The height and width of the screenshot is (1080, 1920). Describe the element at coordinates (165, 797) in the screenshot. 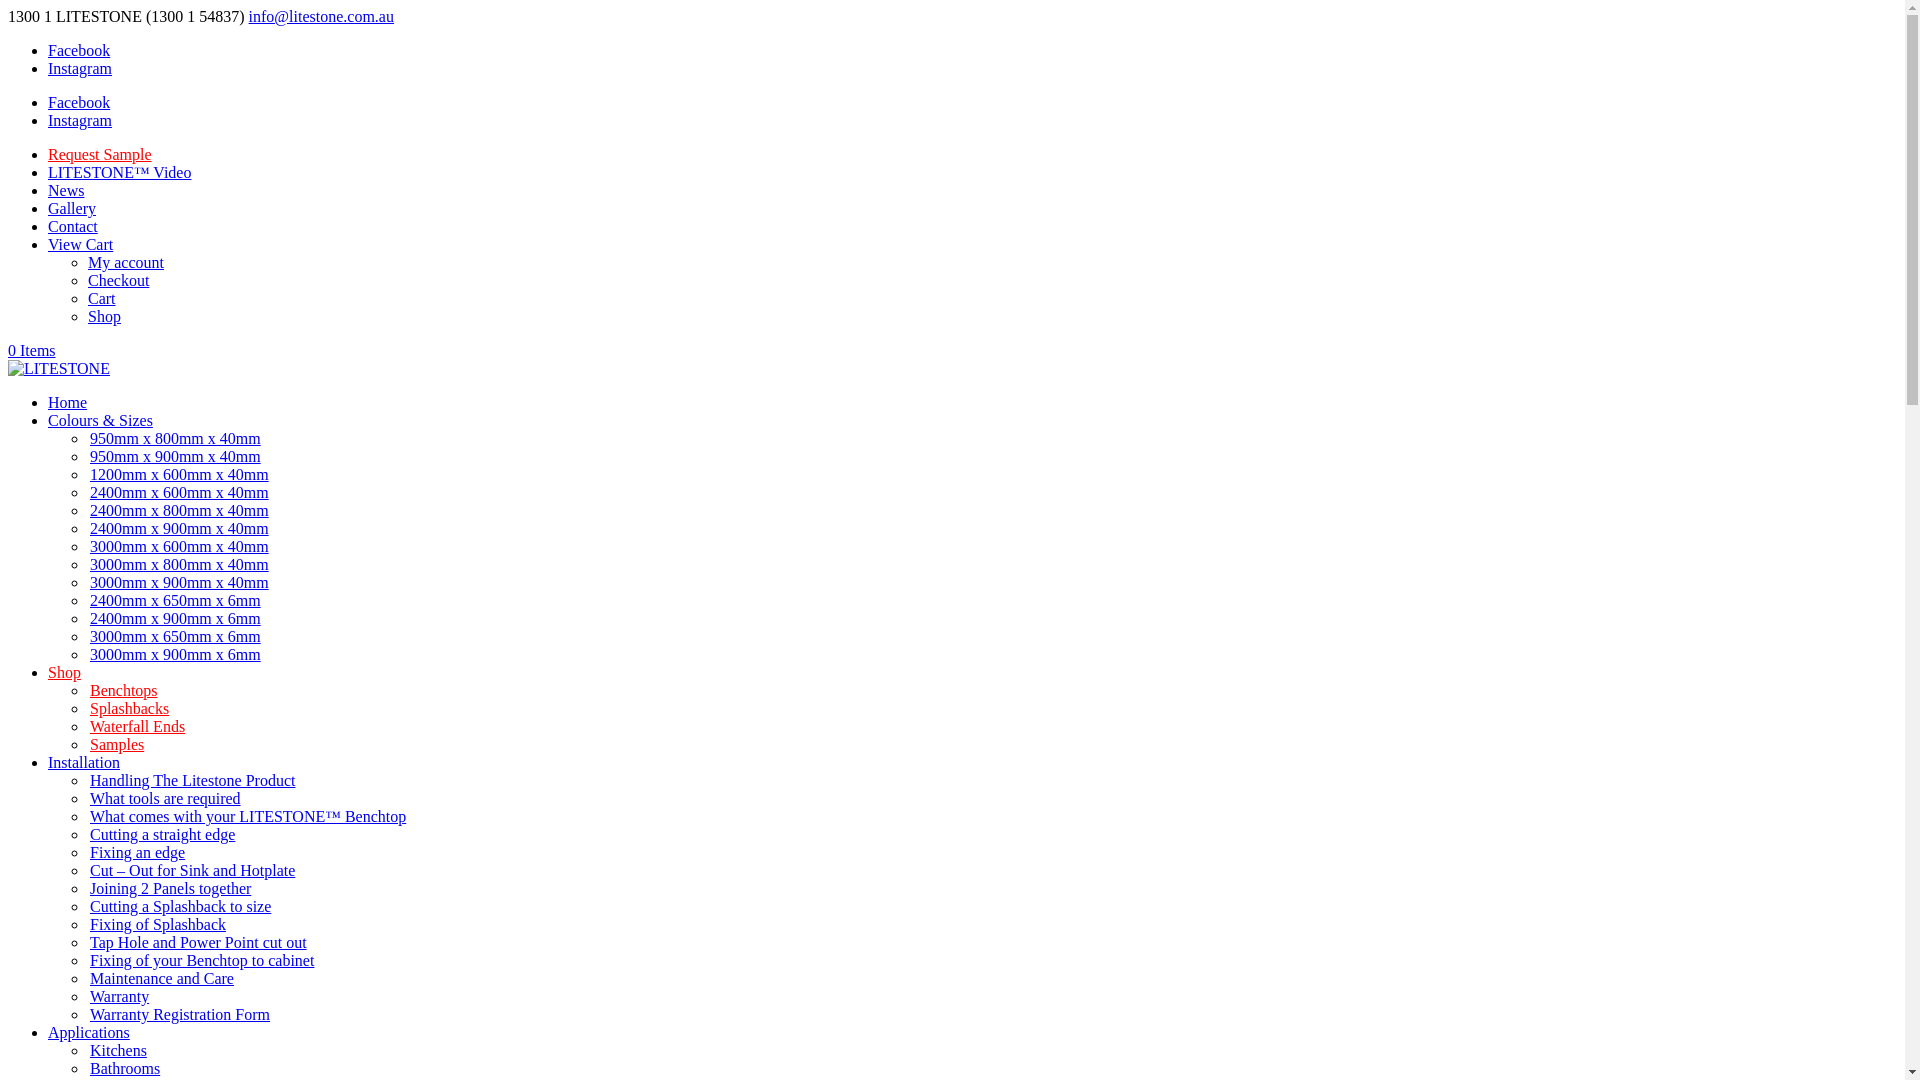

I see `'What tools are required'` at that location.